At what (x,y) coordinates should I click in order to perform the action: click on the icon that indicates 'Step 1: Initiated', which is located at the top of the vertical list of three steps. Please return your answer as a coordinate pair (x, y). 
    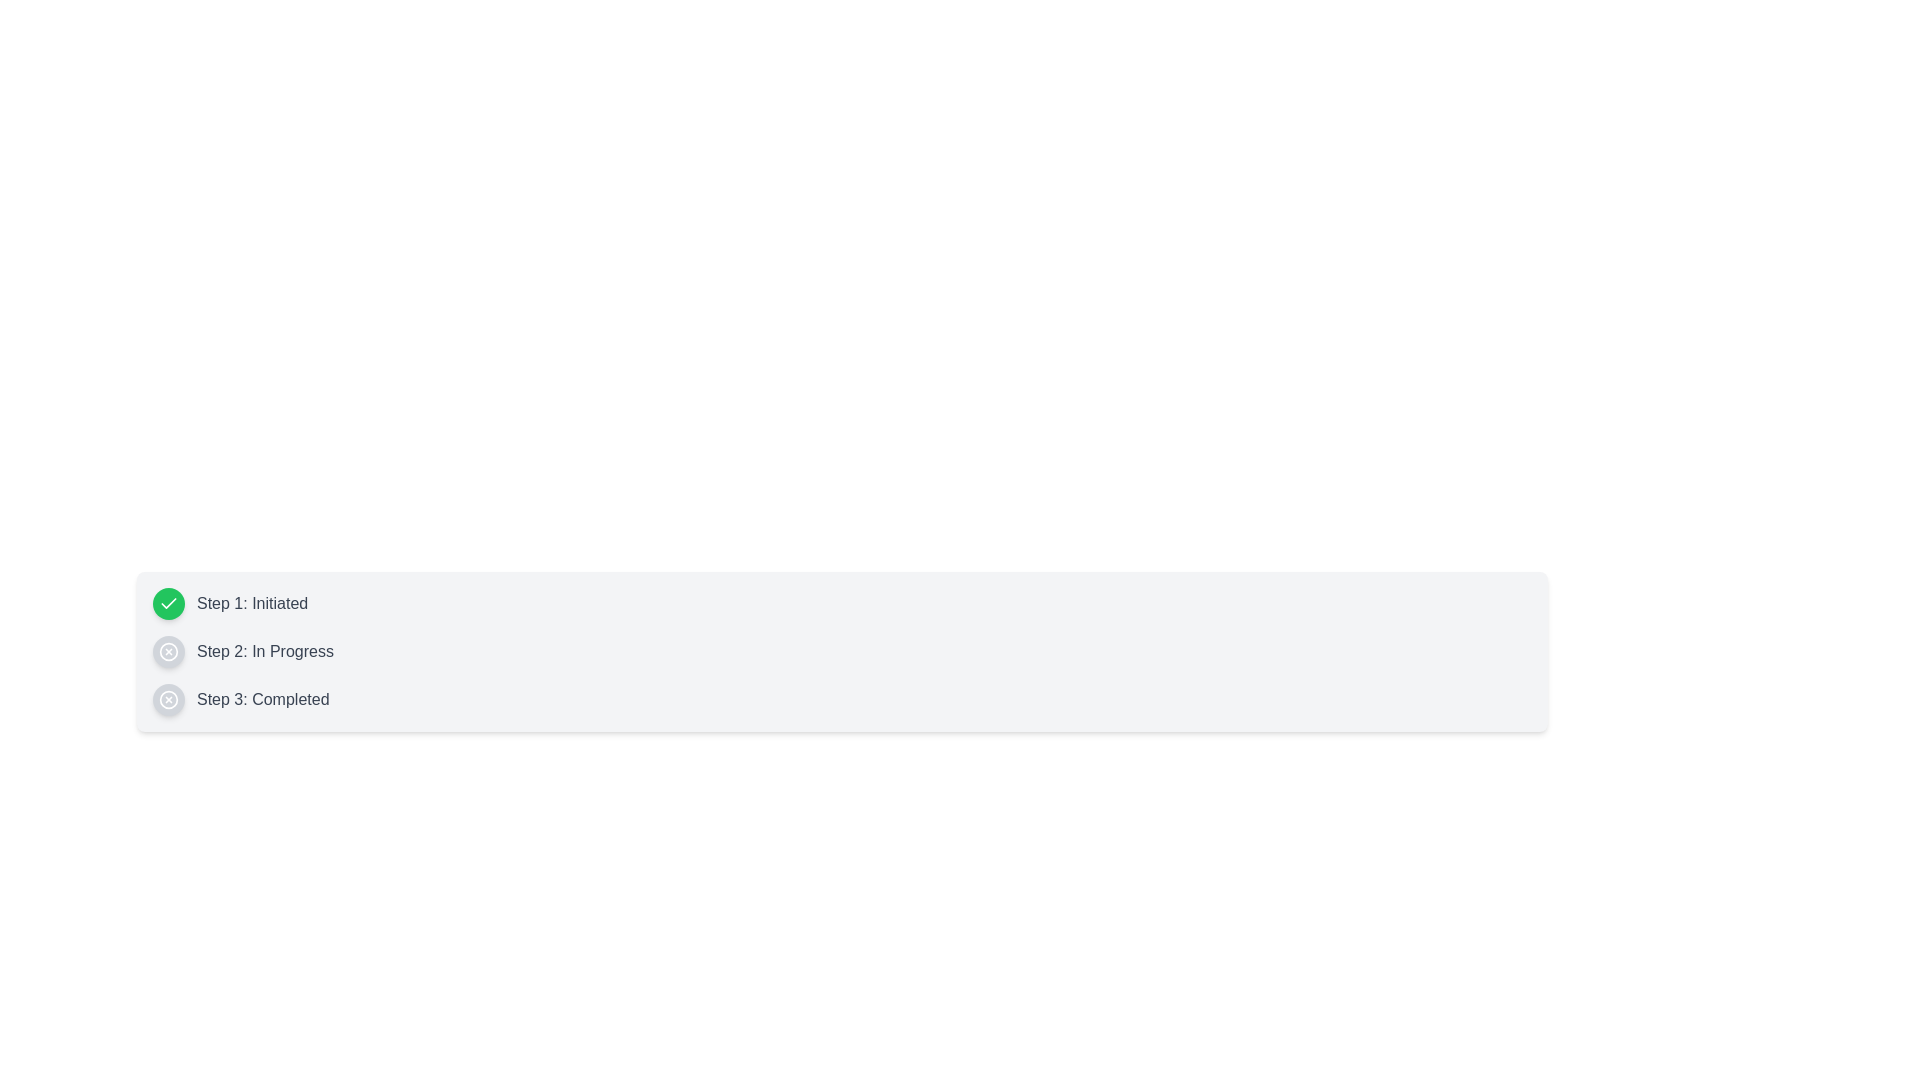
    Looking at the image, I should click on (168, 603).